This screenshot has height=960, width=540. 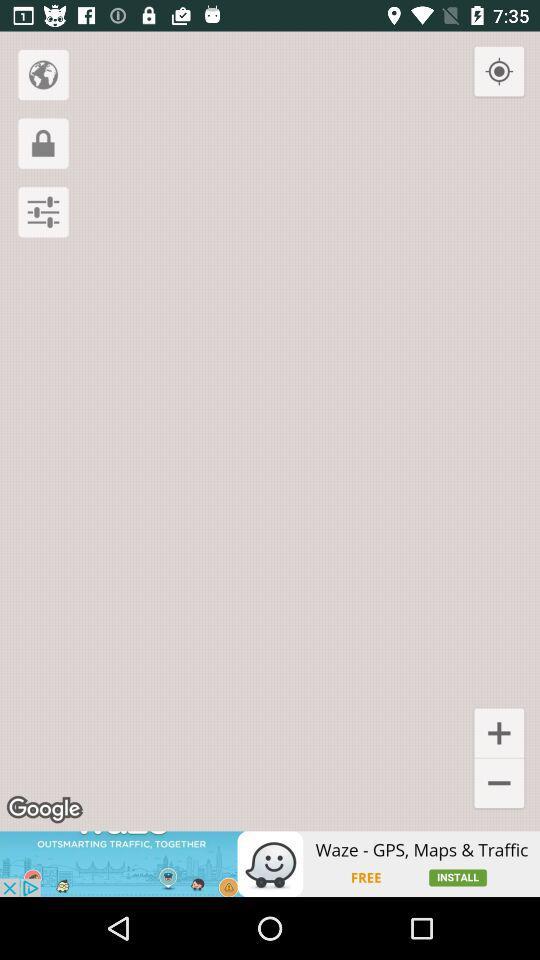 What do you see at coordinates (43, 74) in the screenshot?
I see `navigate the world` at bounding box center [43, 74].